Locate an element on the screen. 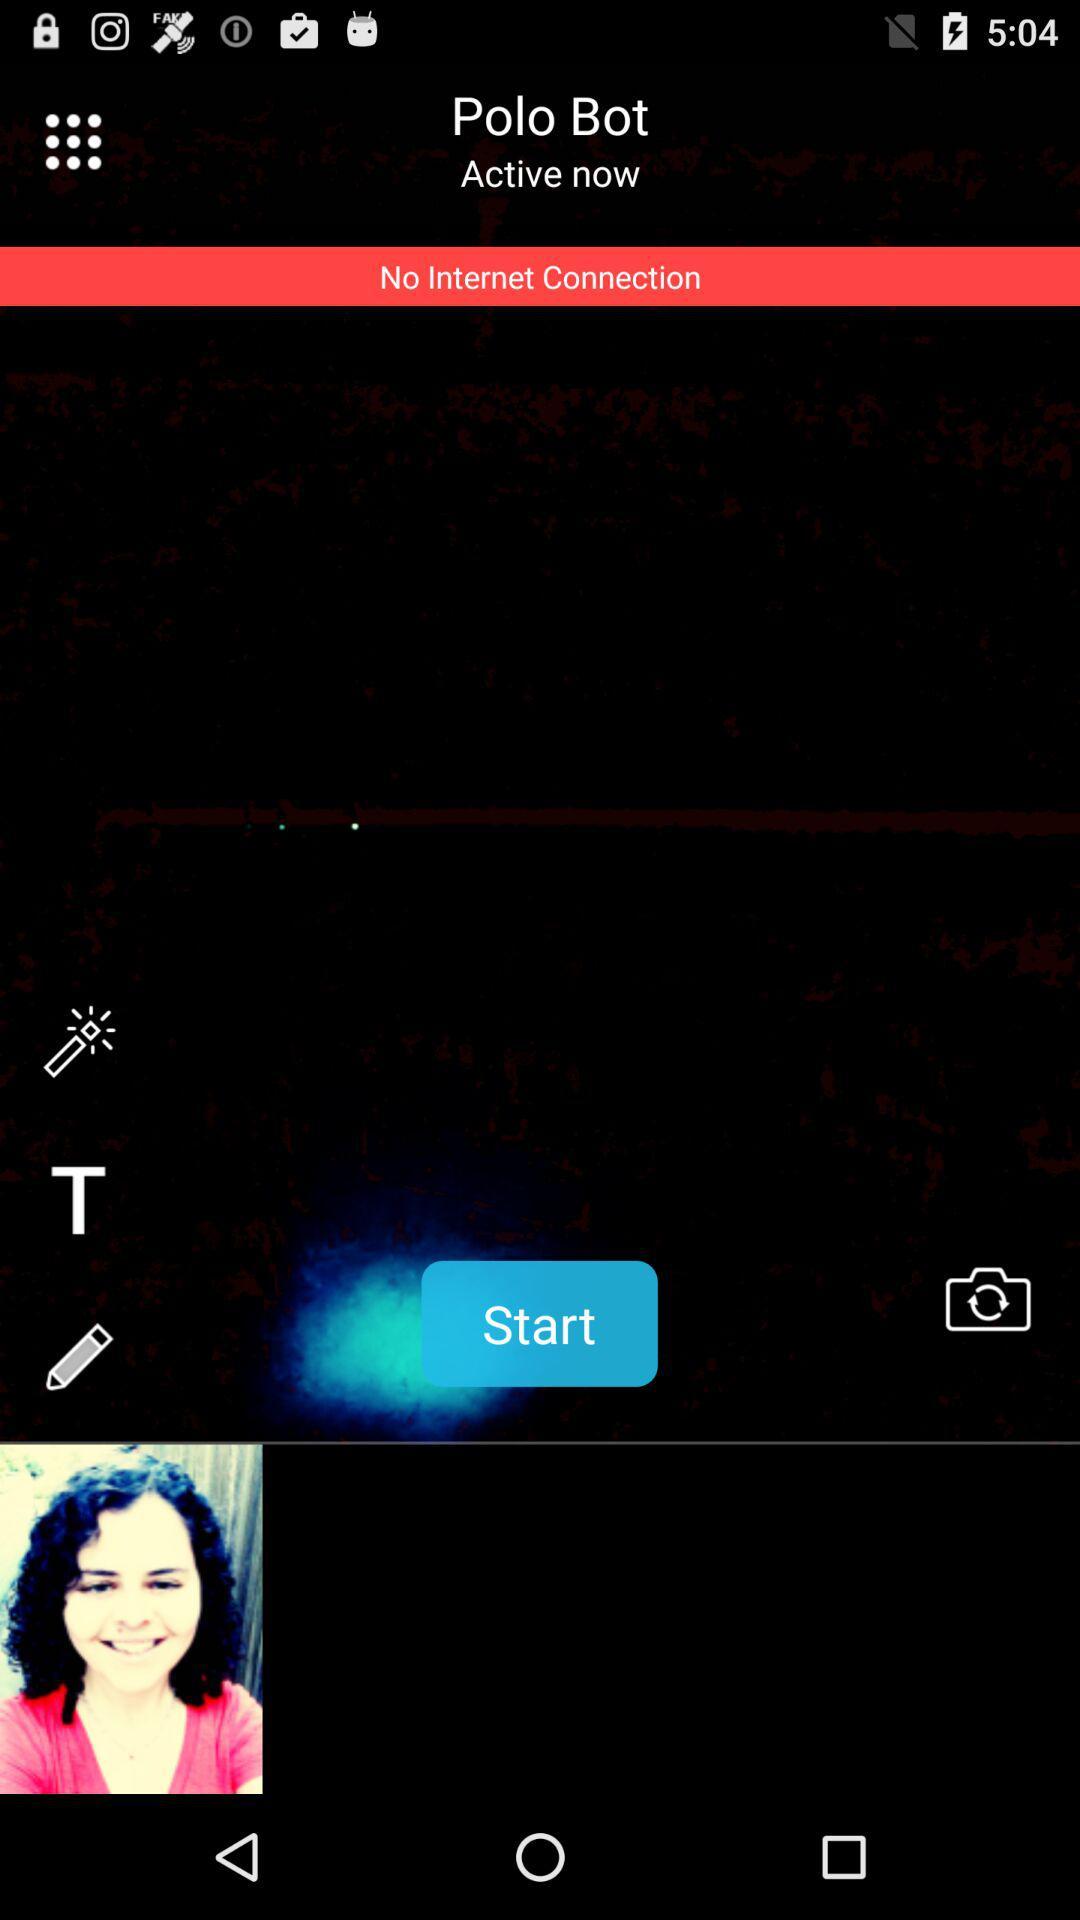 This screenshot has height=1920, width=1080. the swap icon is located at coordinates (986, 1390).